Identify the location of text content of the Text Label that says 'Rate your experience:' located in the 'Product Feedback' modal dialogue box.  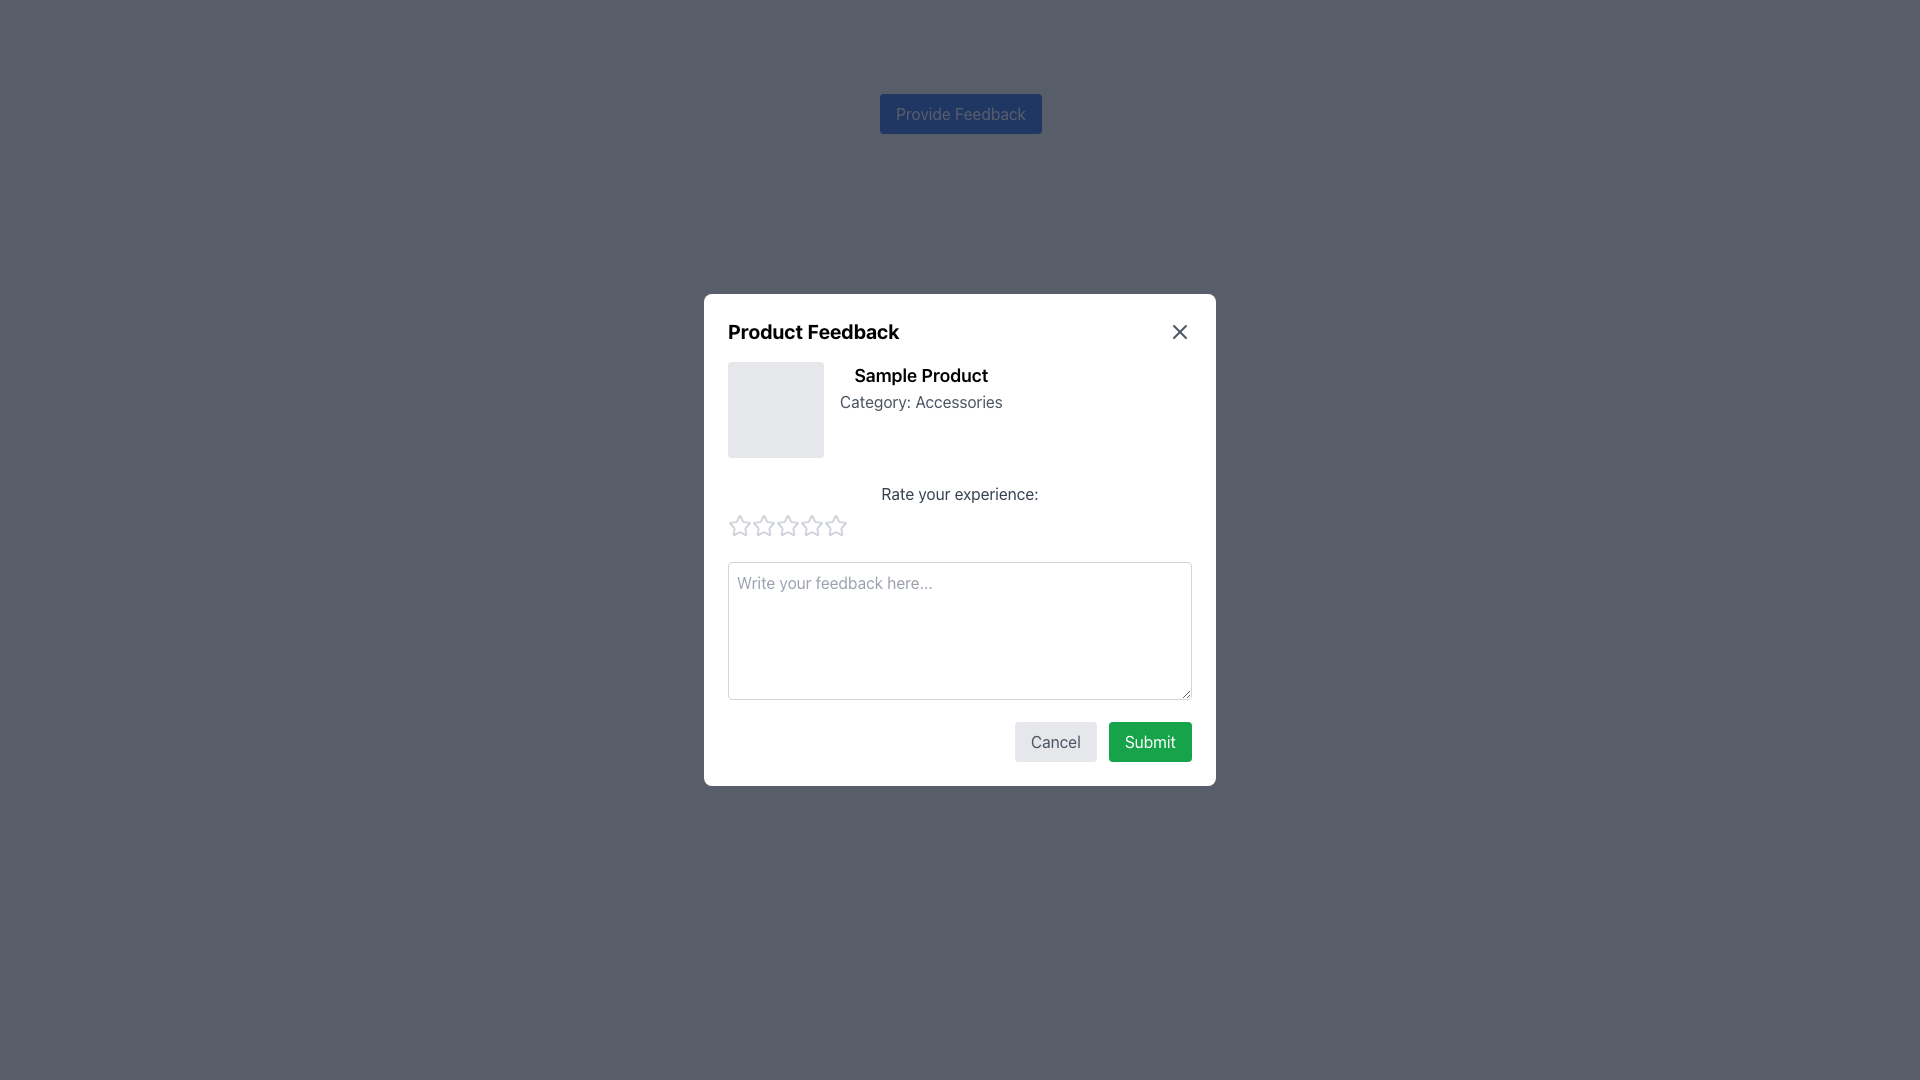
(960, 493).